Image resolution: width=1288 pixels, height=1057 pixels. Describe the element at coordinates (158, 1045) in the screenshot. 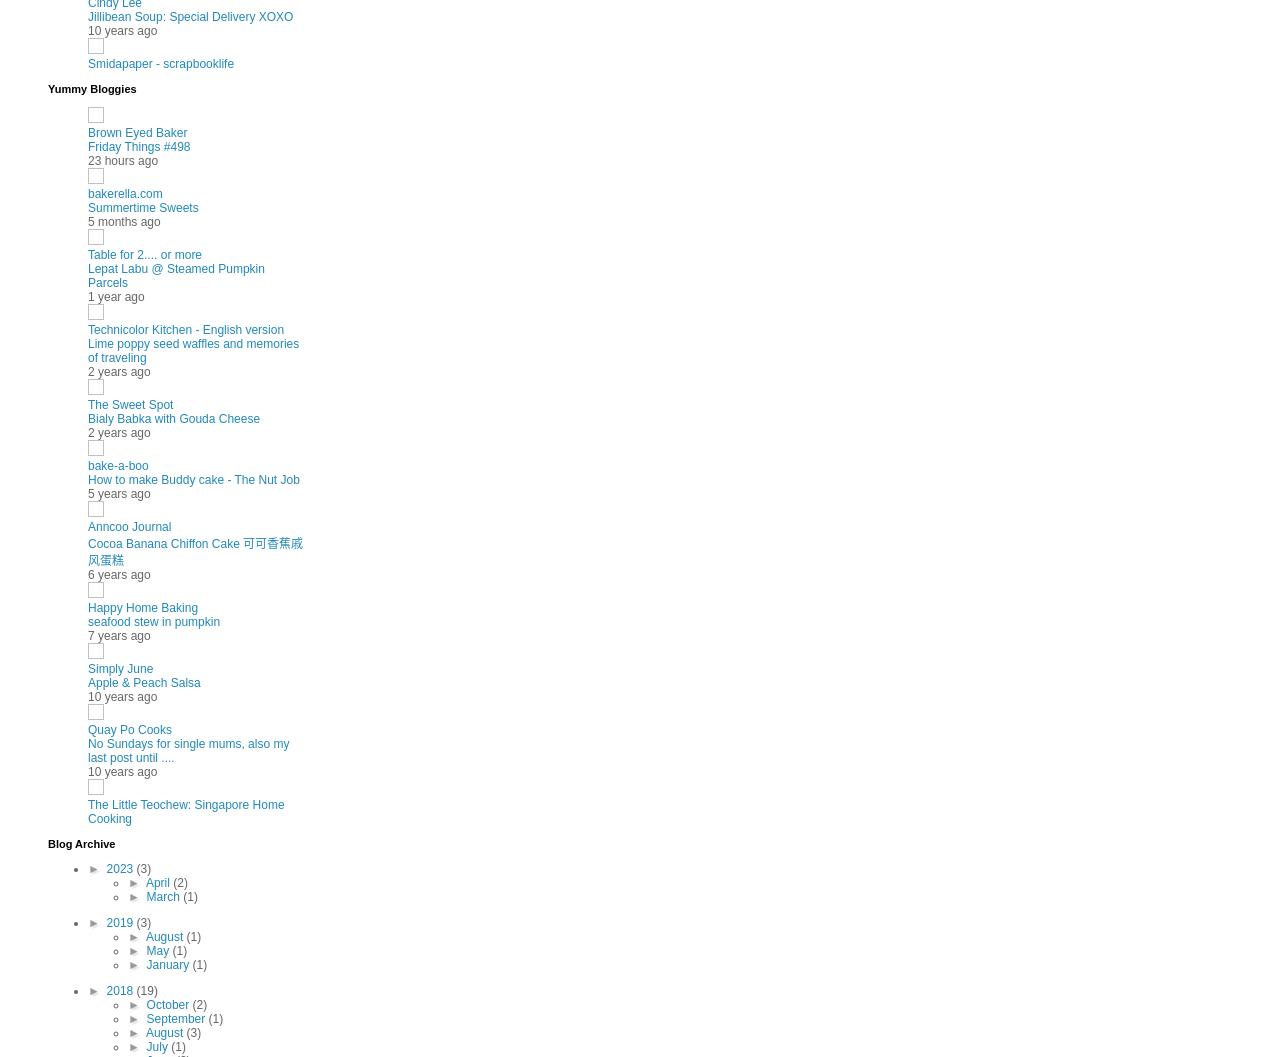

I see `'July'` at that location.